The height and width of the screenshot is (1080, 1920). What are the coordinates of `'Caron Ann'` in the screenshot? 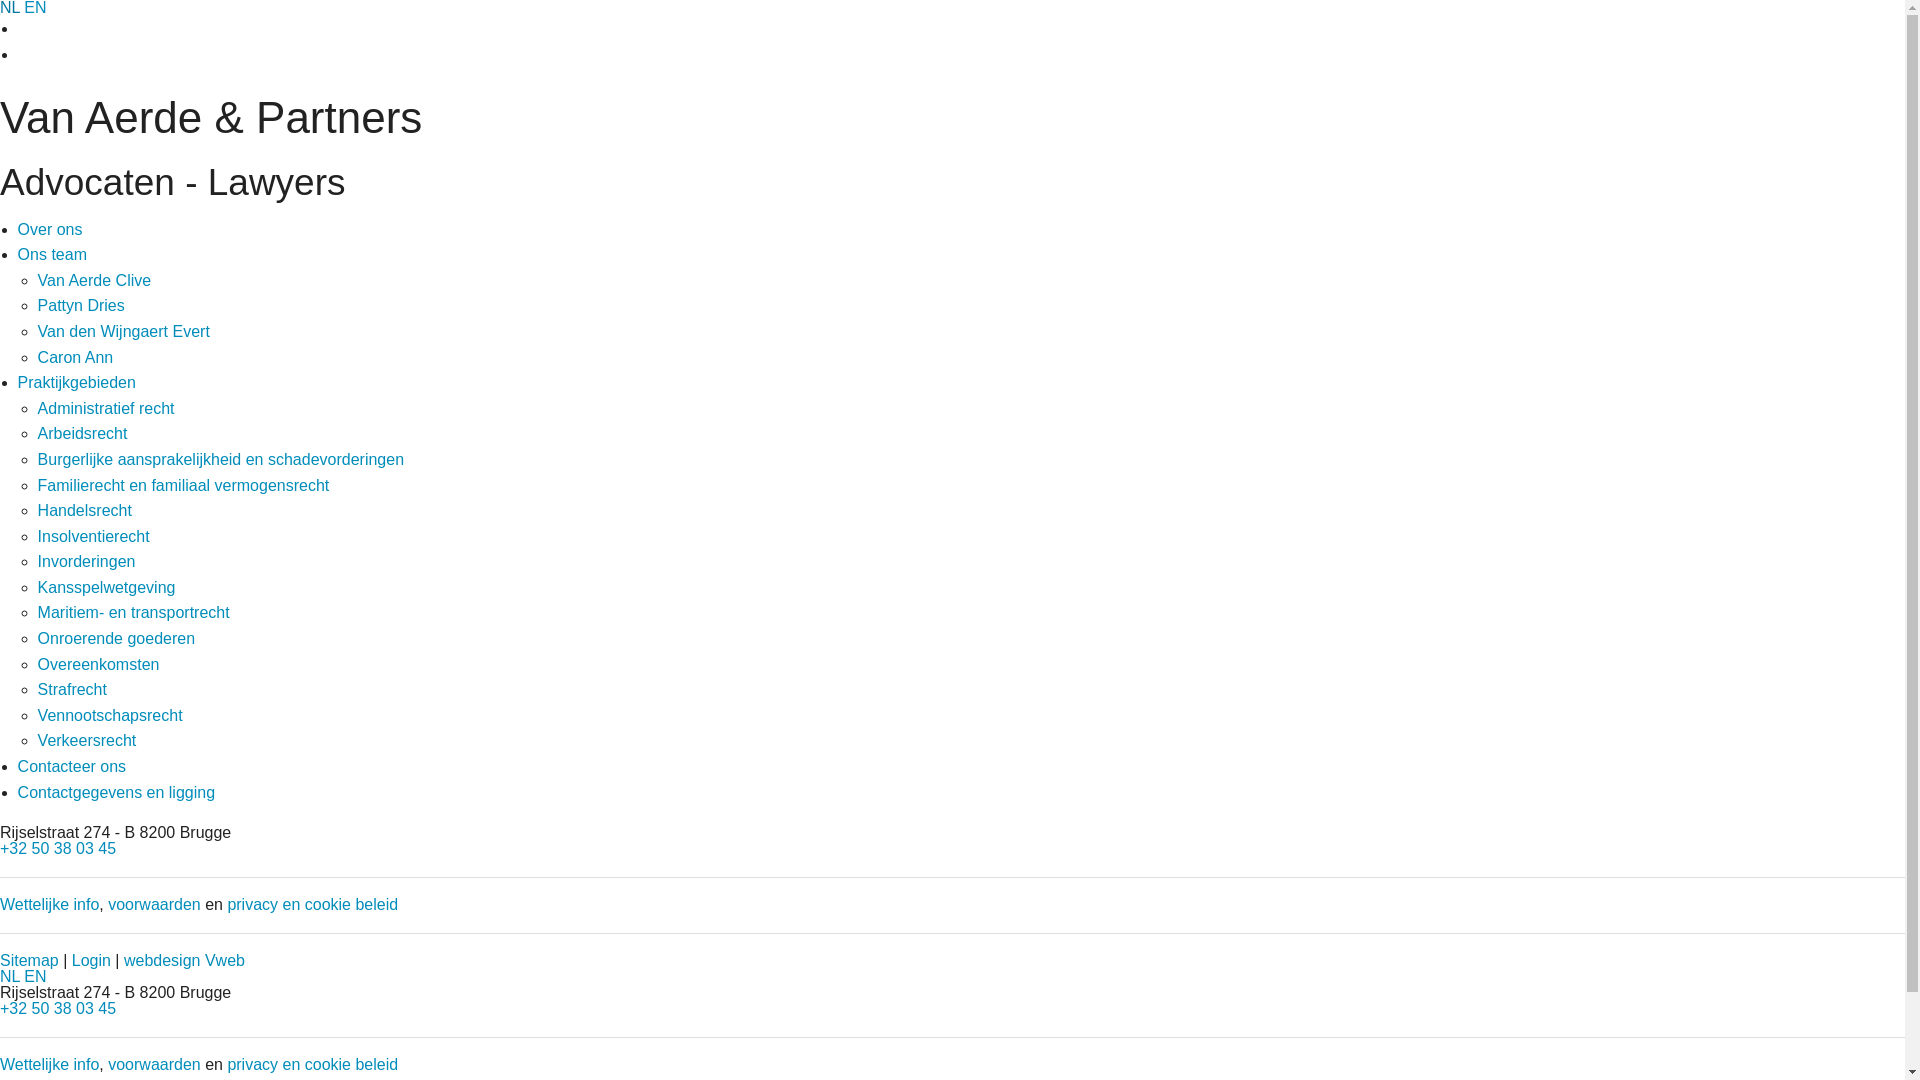 It's located at (76, 356).